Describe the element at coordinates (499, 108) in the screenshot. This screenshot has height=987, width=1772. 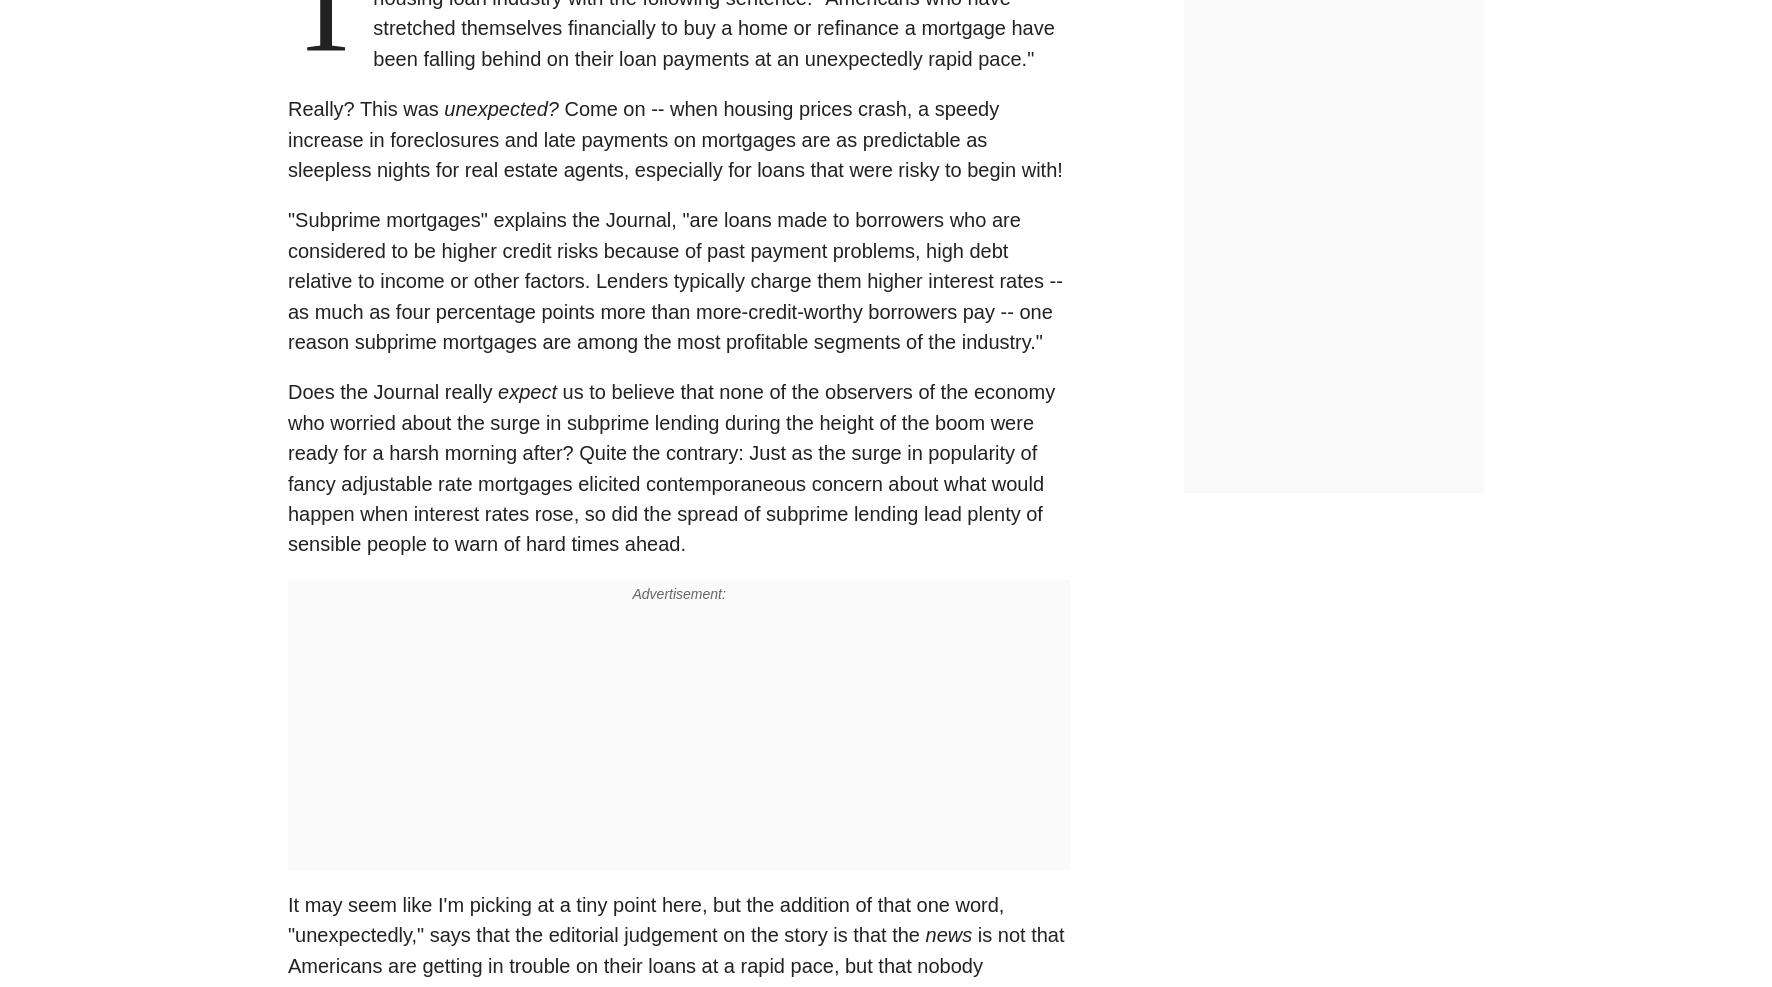
I see `'unexpected?'` at that location.